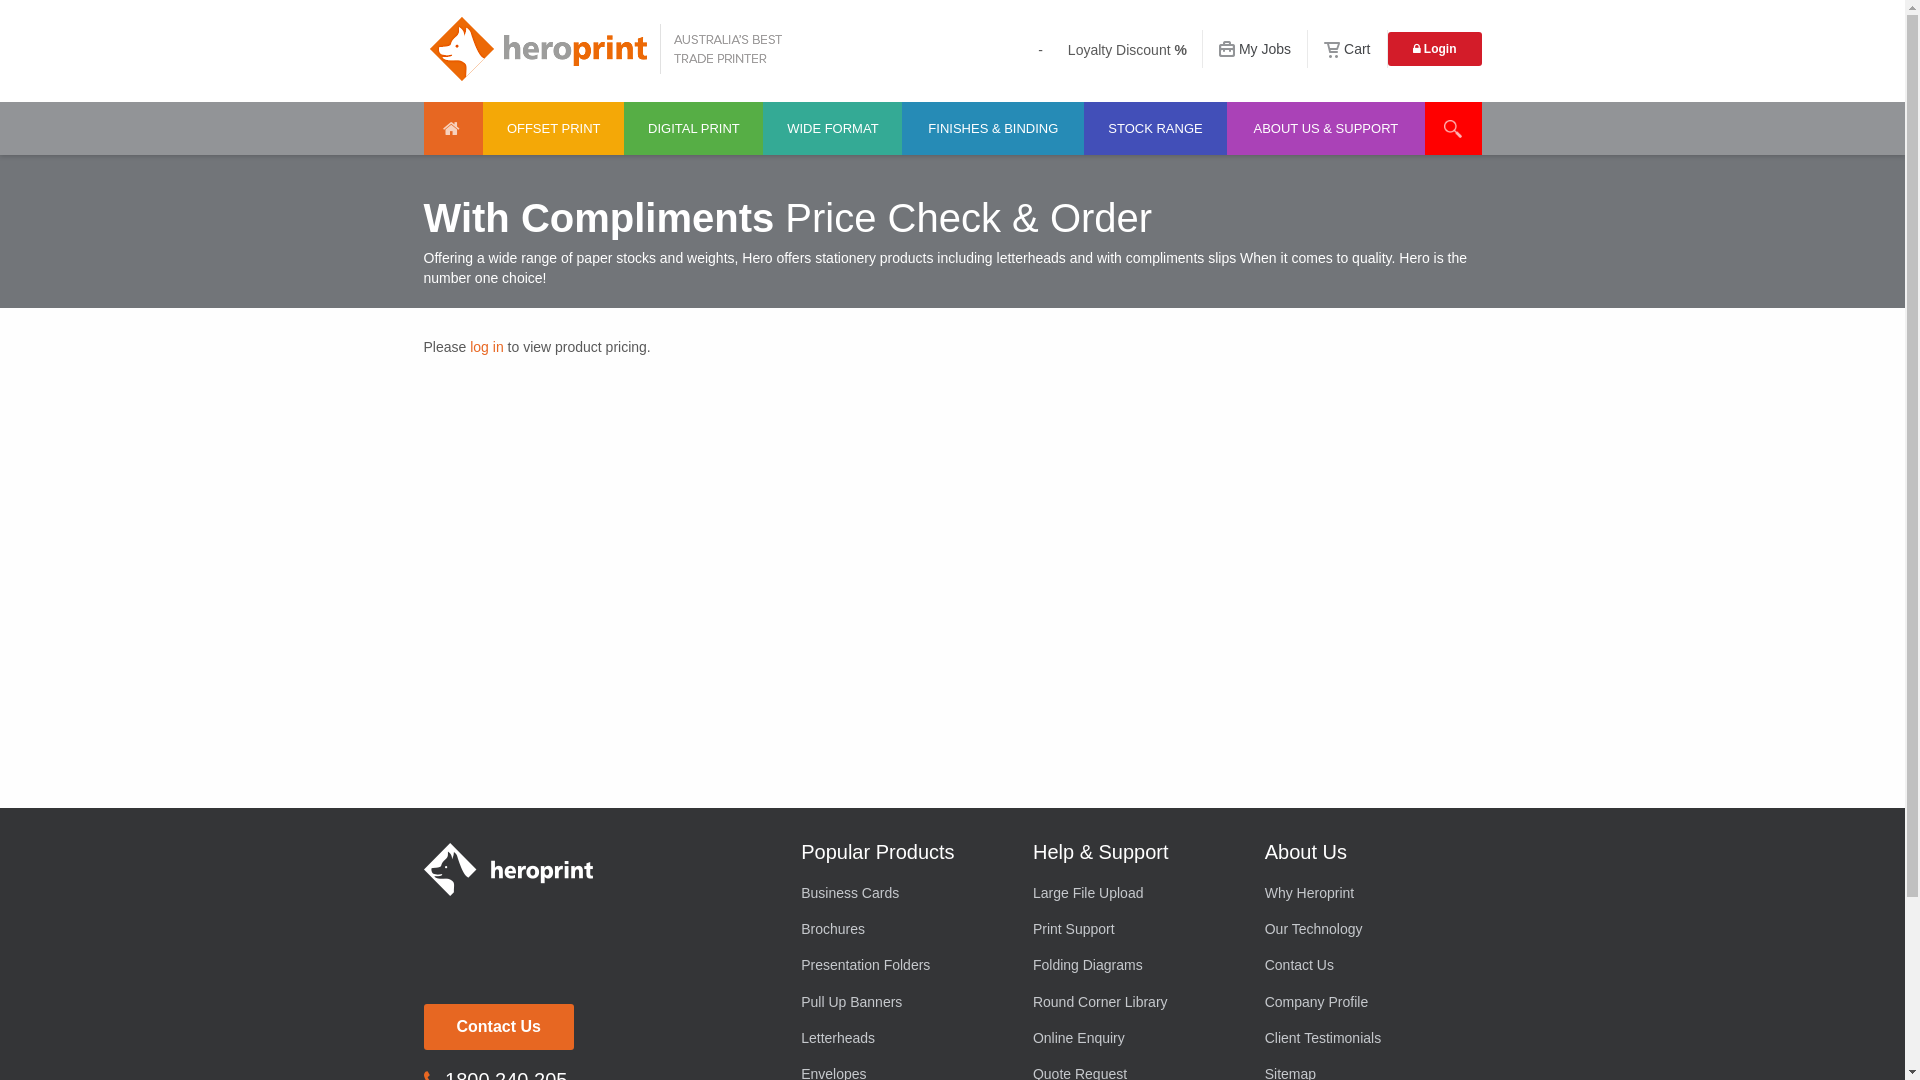 Image resolution: width=1920 pixels, height=1080 pixels. I want to click on 'Business Cards', so click(901, 890).